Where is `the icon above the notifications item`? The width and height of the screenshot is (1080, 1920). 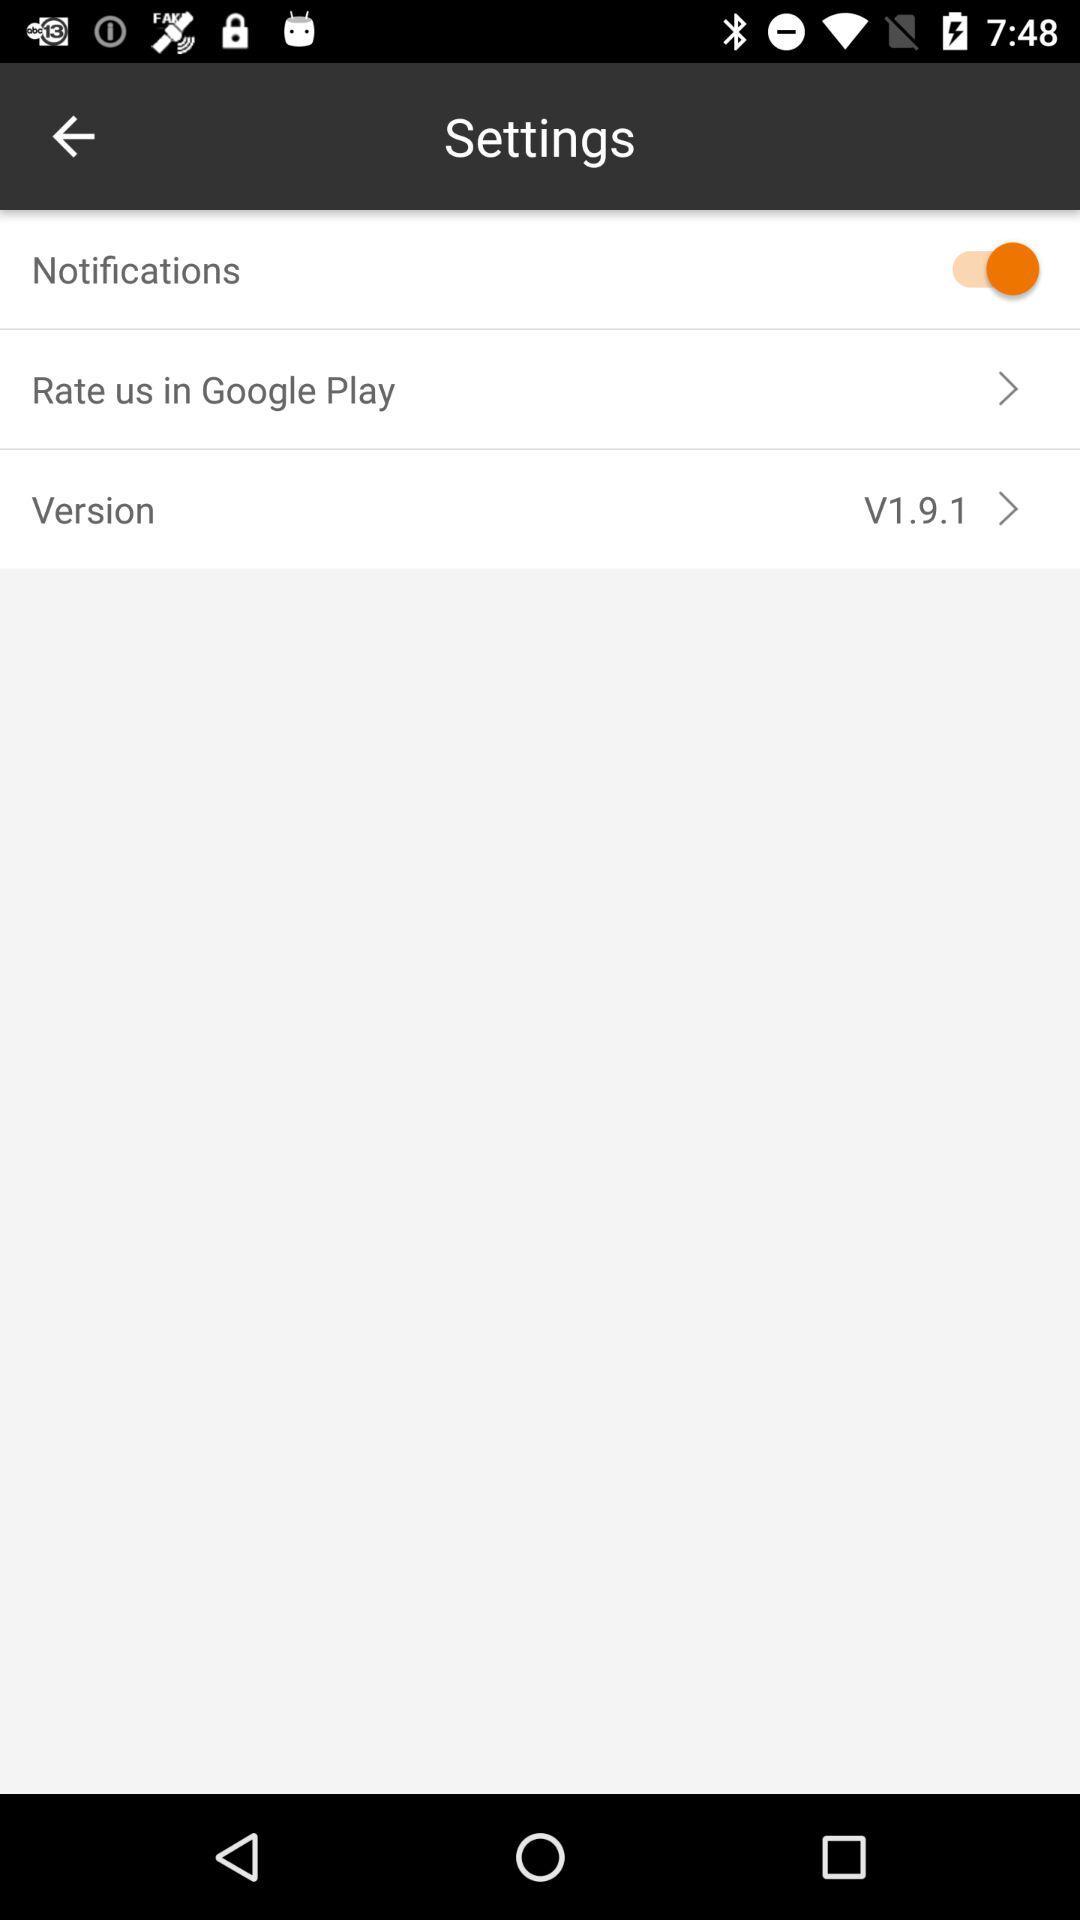 the icon above the notifications item is located at coordinates (72, 135).